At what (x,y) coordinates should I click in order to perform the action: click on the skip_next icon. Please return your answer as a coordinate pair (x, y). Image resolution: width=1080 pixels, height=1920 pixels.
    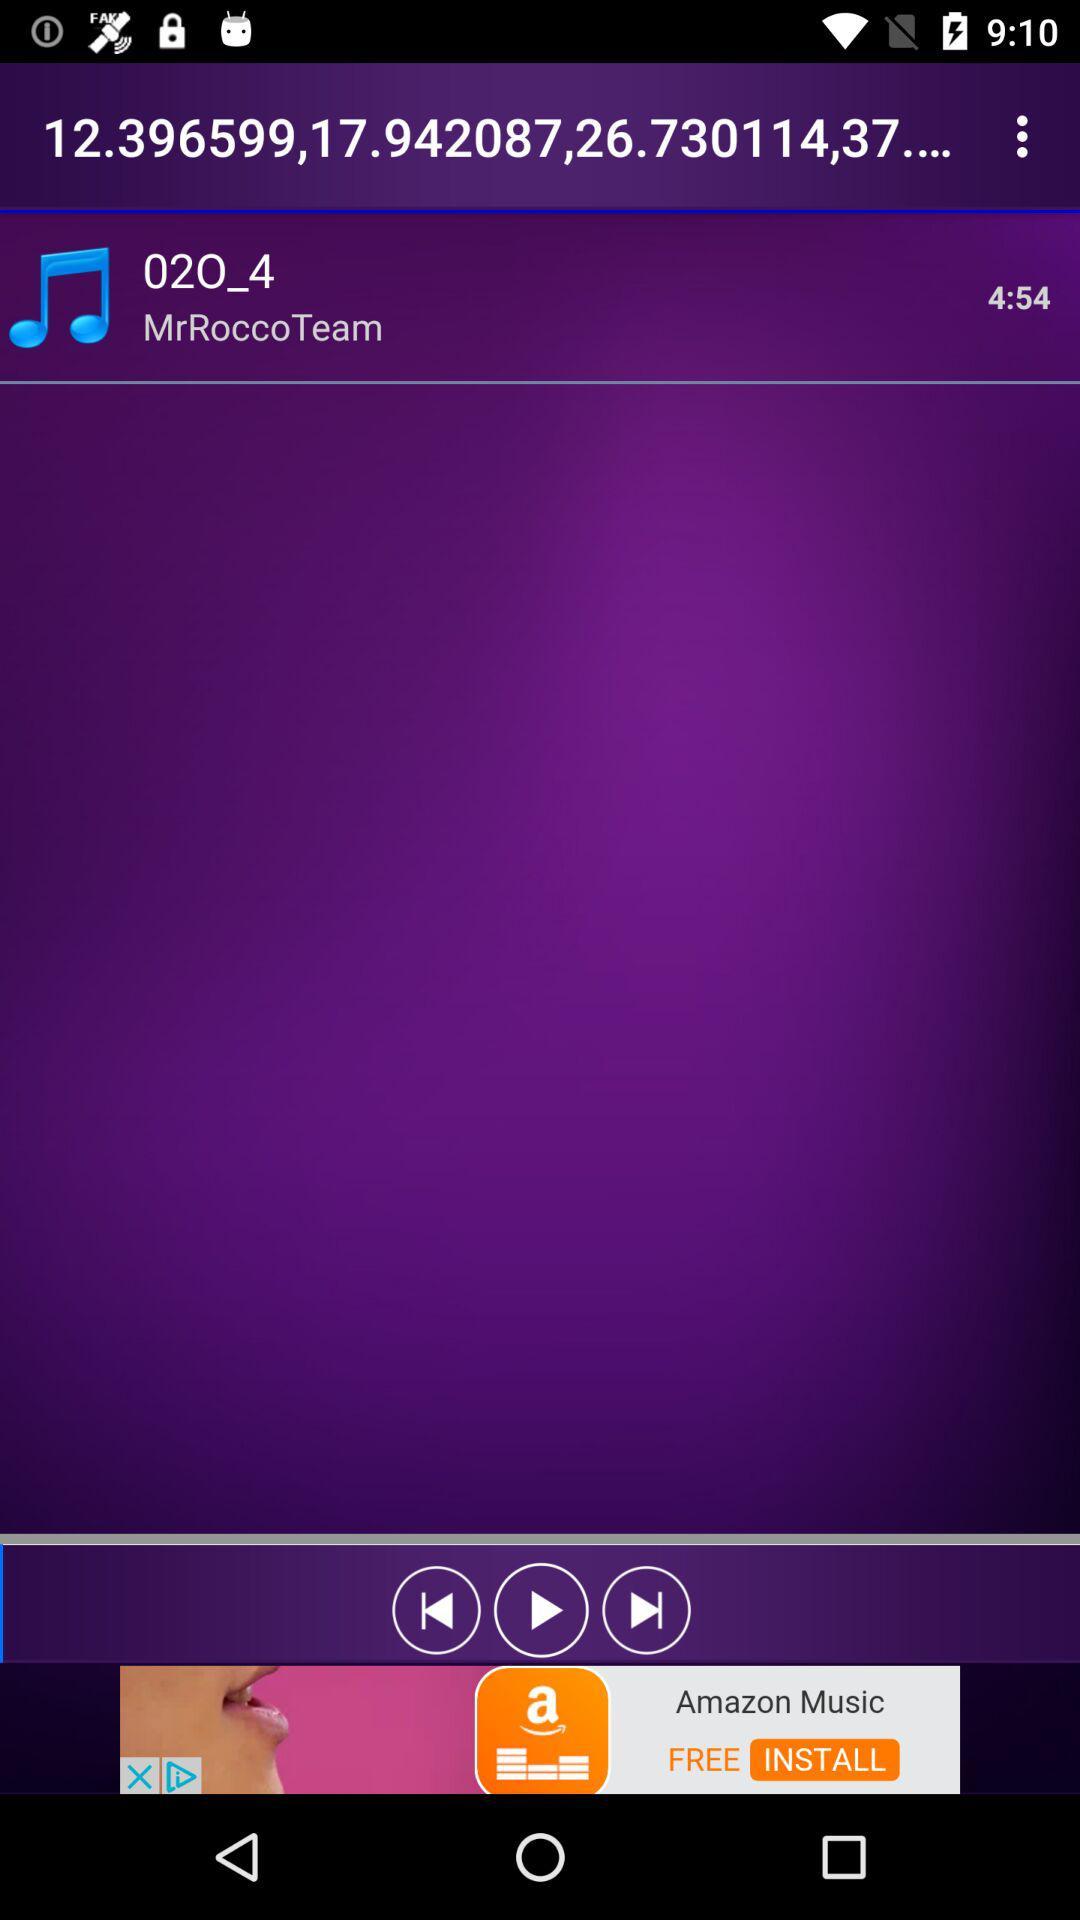
    Looking at the image, I should click on (646, 1610).